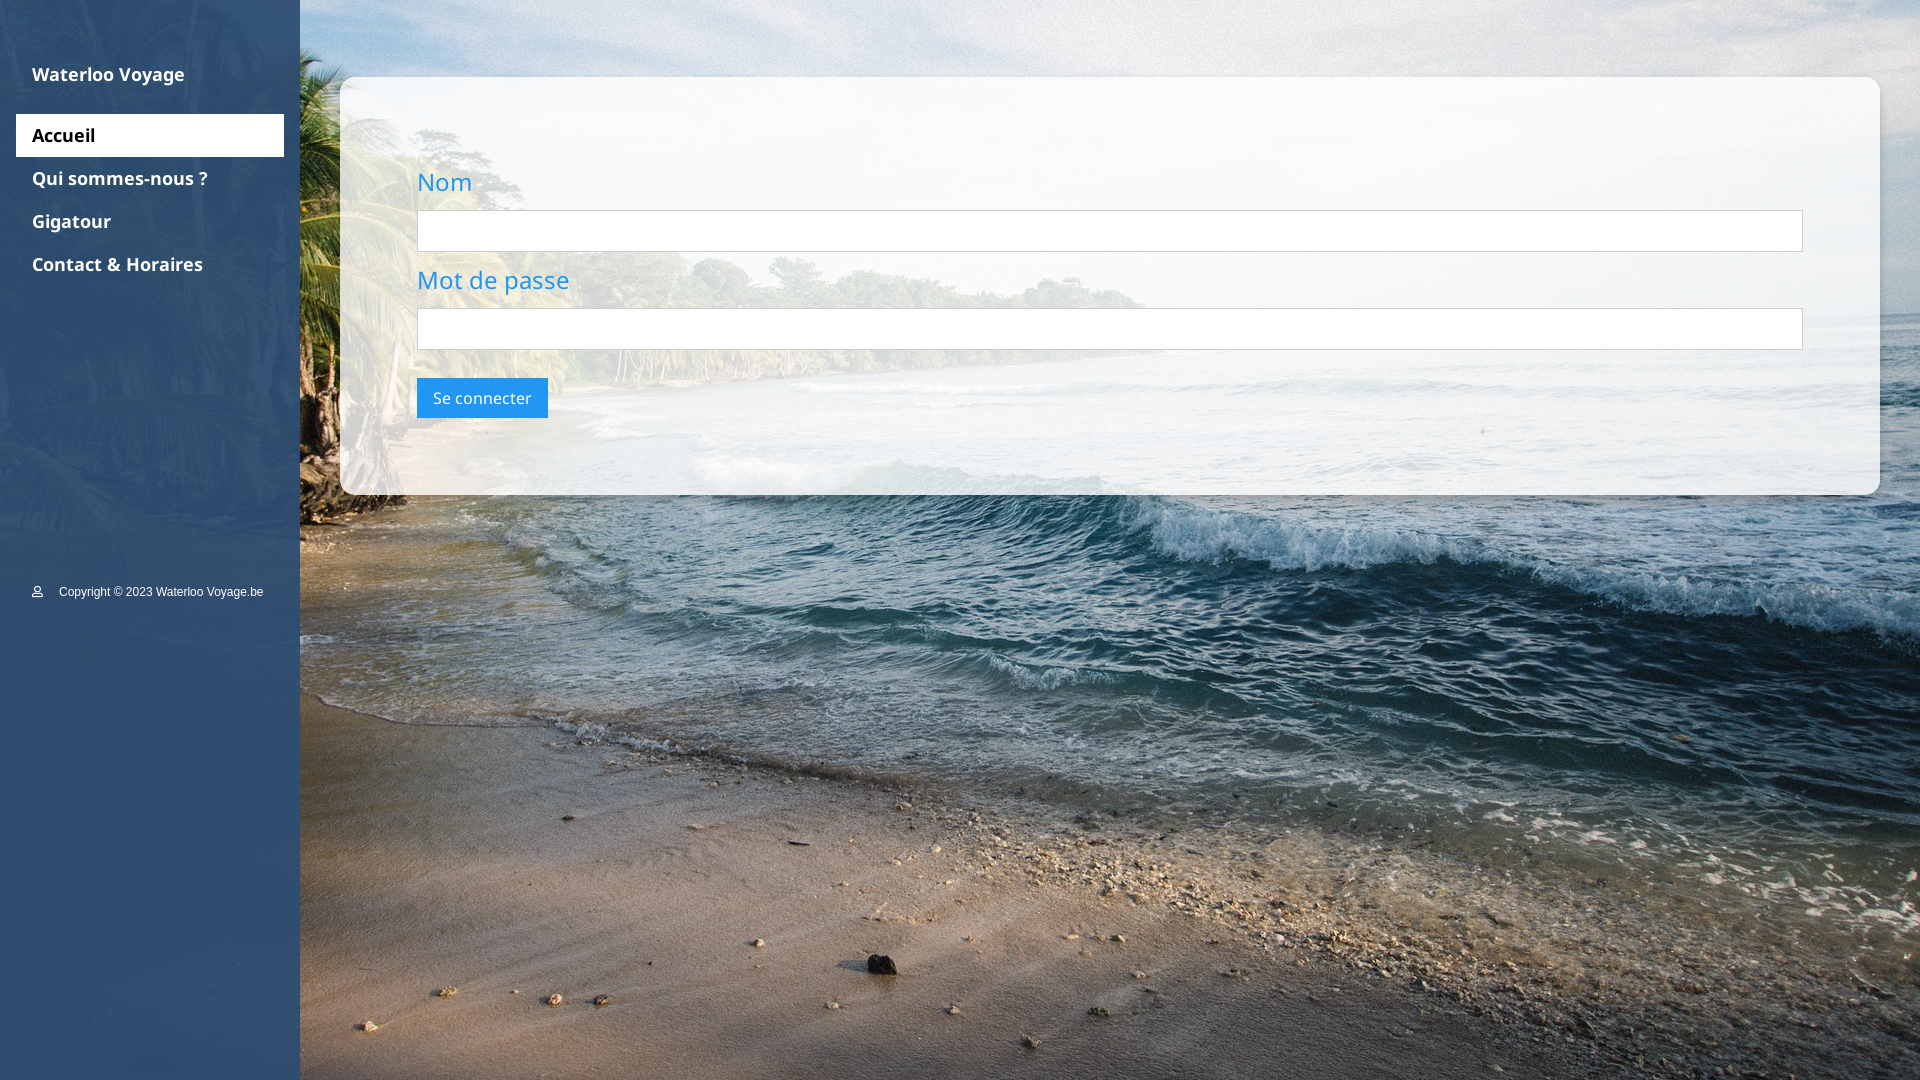  Describe the element at coordinates (15, 177) in the screenshot. I see `'Qui sommes-nous ?'` at that location.